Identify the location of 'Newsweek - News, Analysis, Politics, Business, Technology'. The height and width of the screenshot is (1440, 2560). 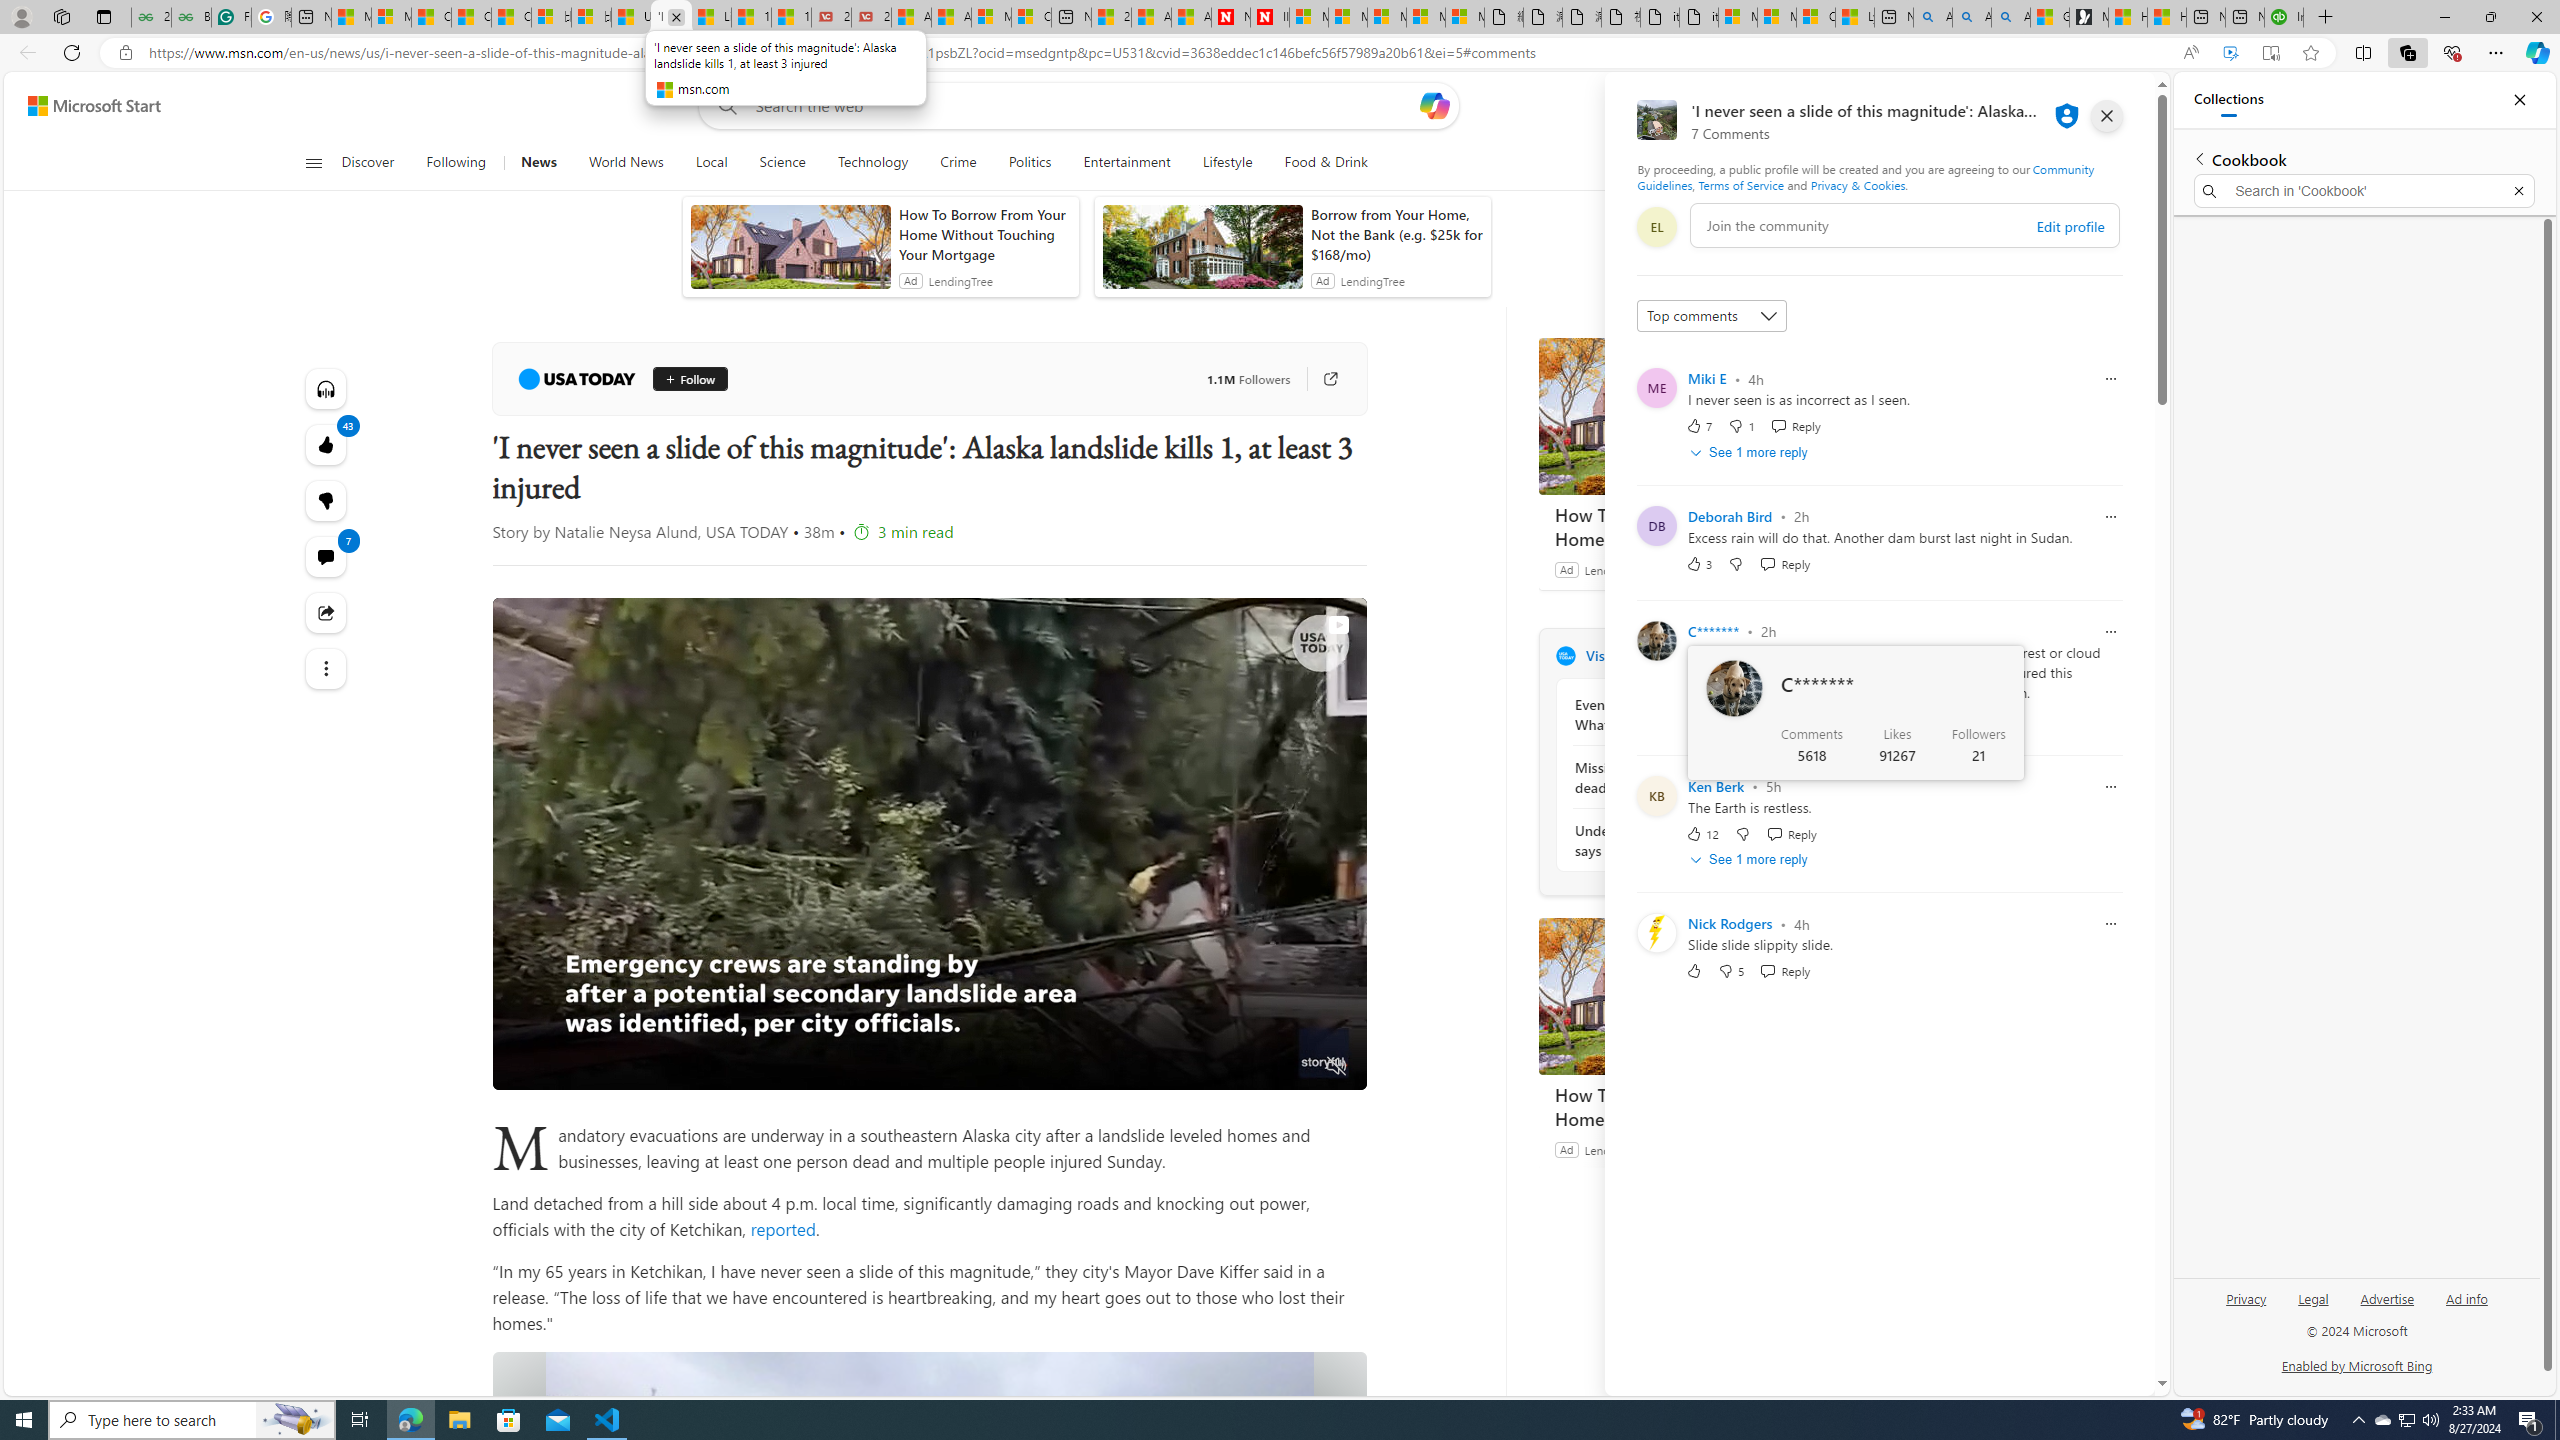
(1231, 16).